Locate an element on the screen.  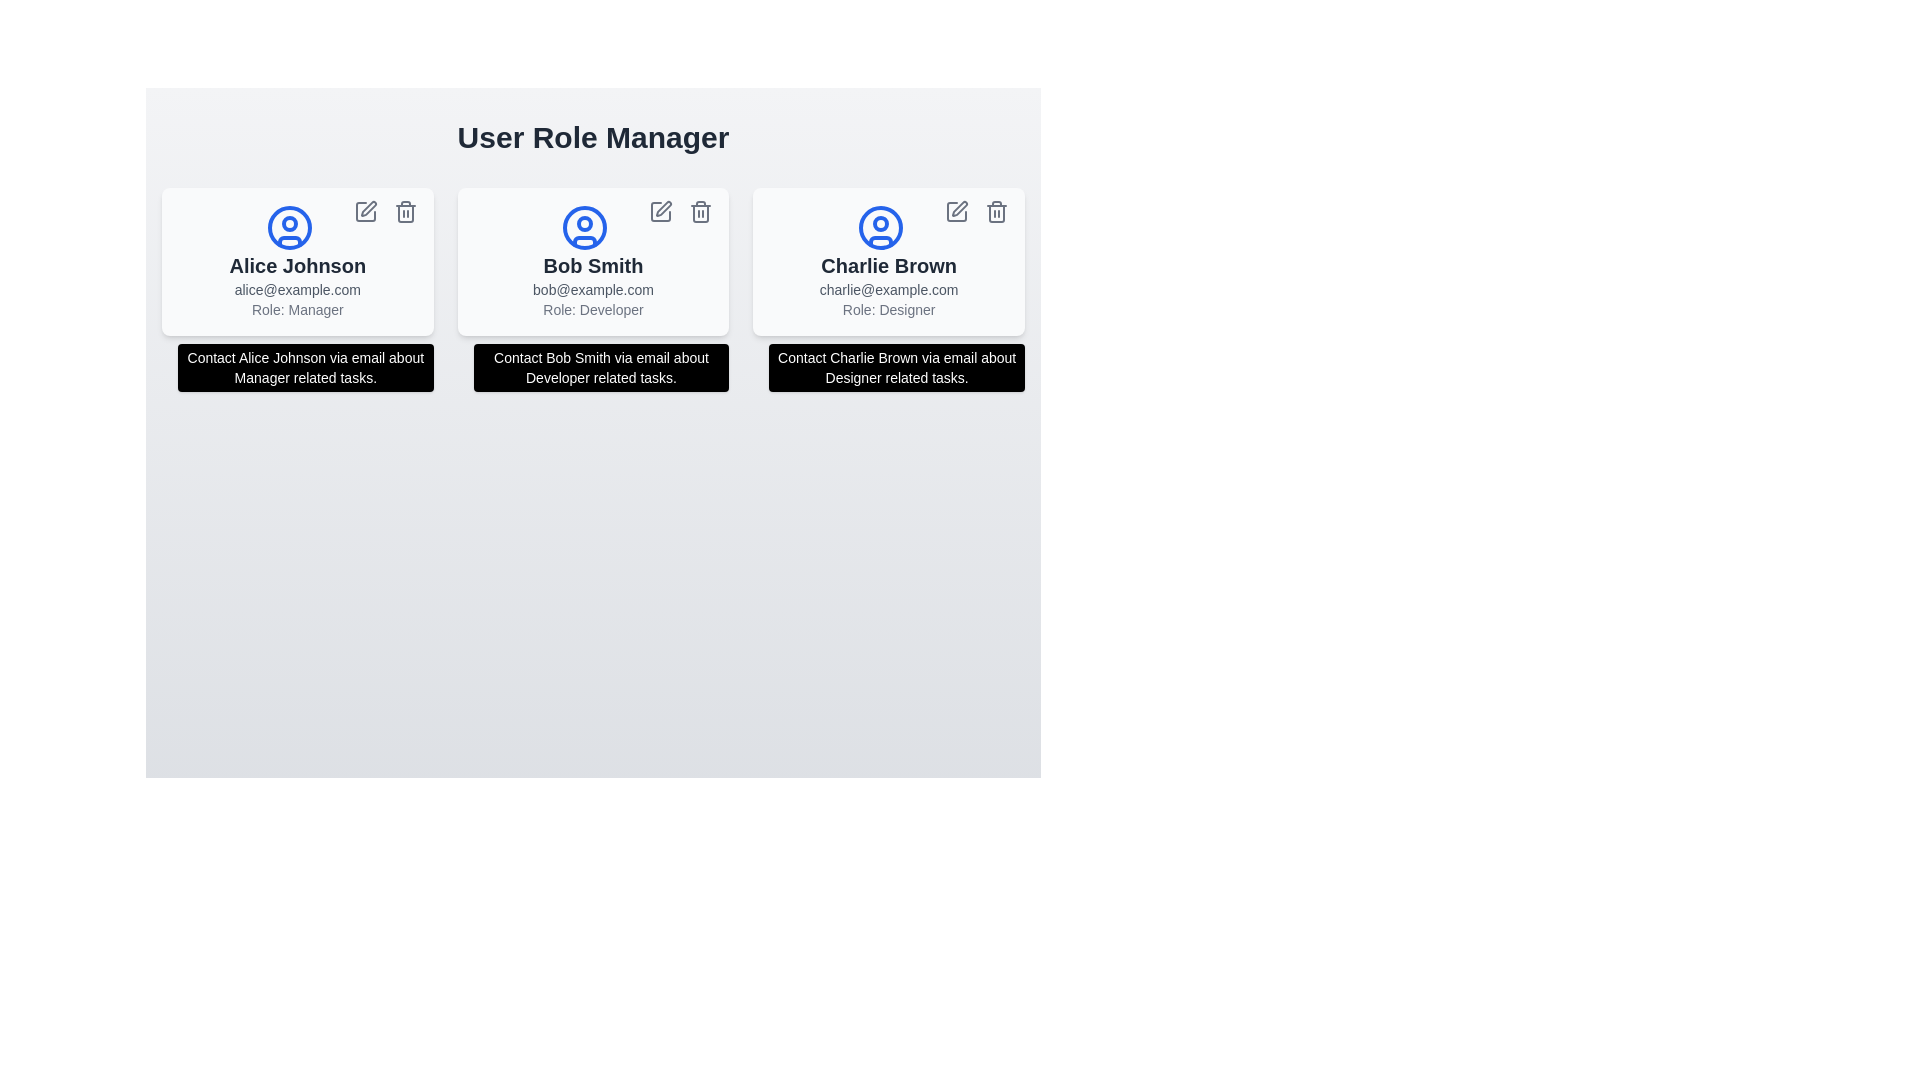
text content of the label displaying 'Charlie Brown', which is in large, bold font and positioned centrally within the user card, above the email and role texts is located at coordinates (888, 265).